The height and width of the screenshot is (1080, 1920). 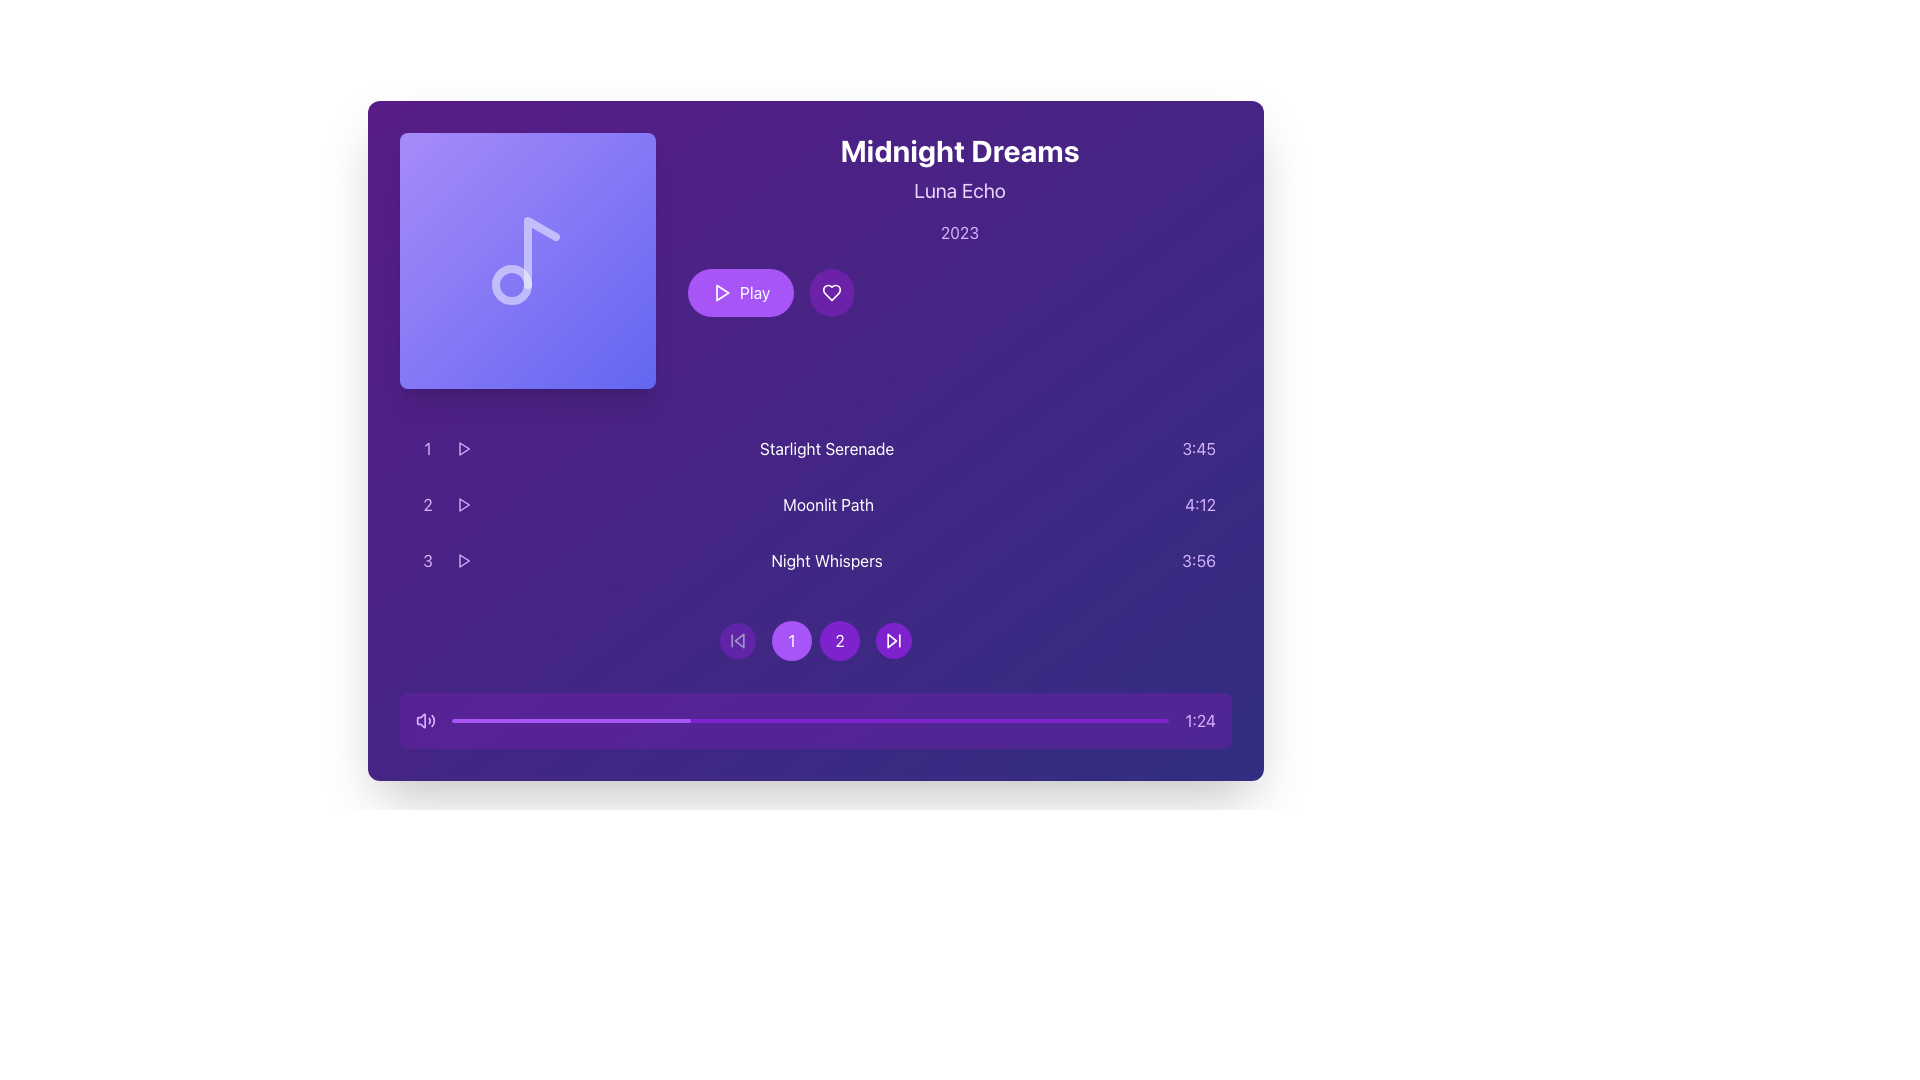 What do you see at coordinates (810, 721) in the screenshot?
I see `the center of the purple progress bar located at the bottom section of the interface to move to a specific point` at bounding box center [810, 721].